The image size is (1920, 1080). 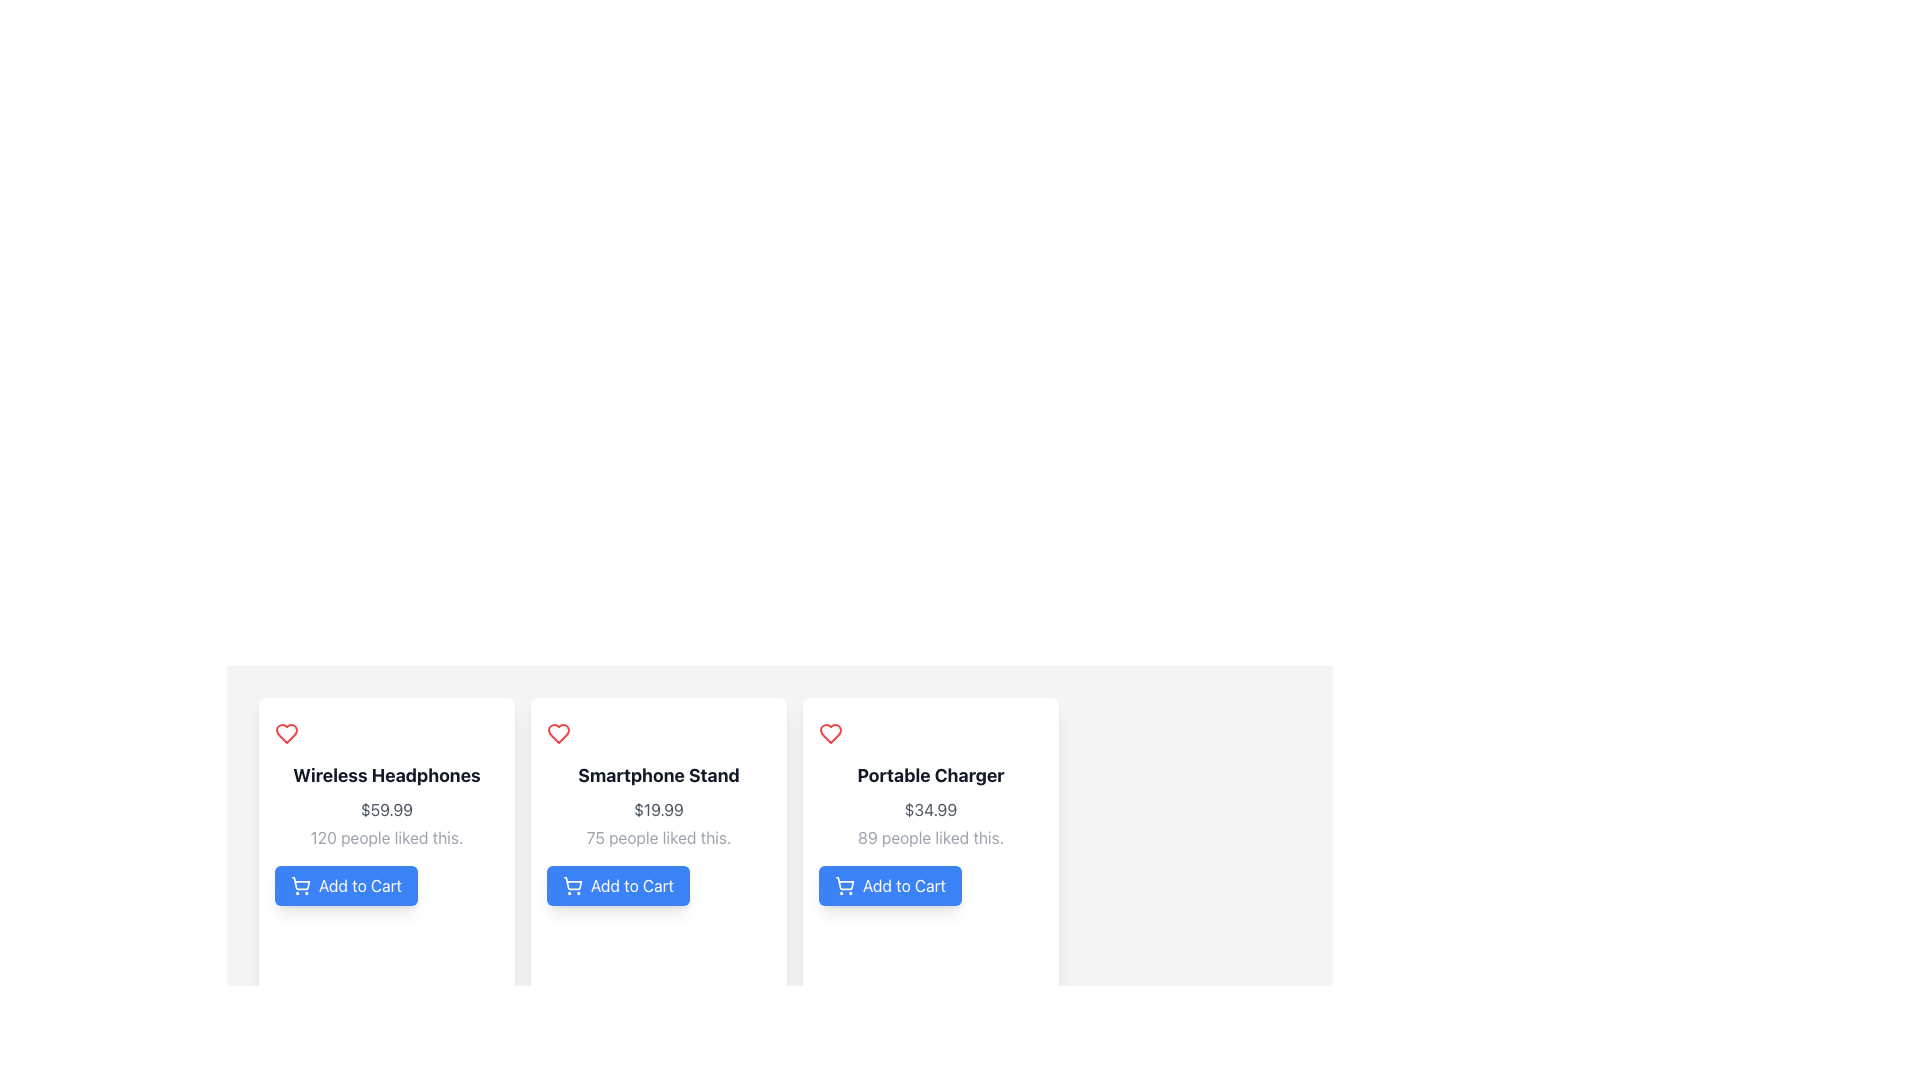 I want to click on the blue button labeled 'Add to Cart' with a shopping cart icon, so click(x=617, y=885).